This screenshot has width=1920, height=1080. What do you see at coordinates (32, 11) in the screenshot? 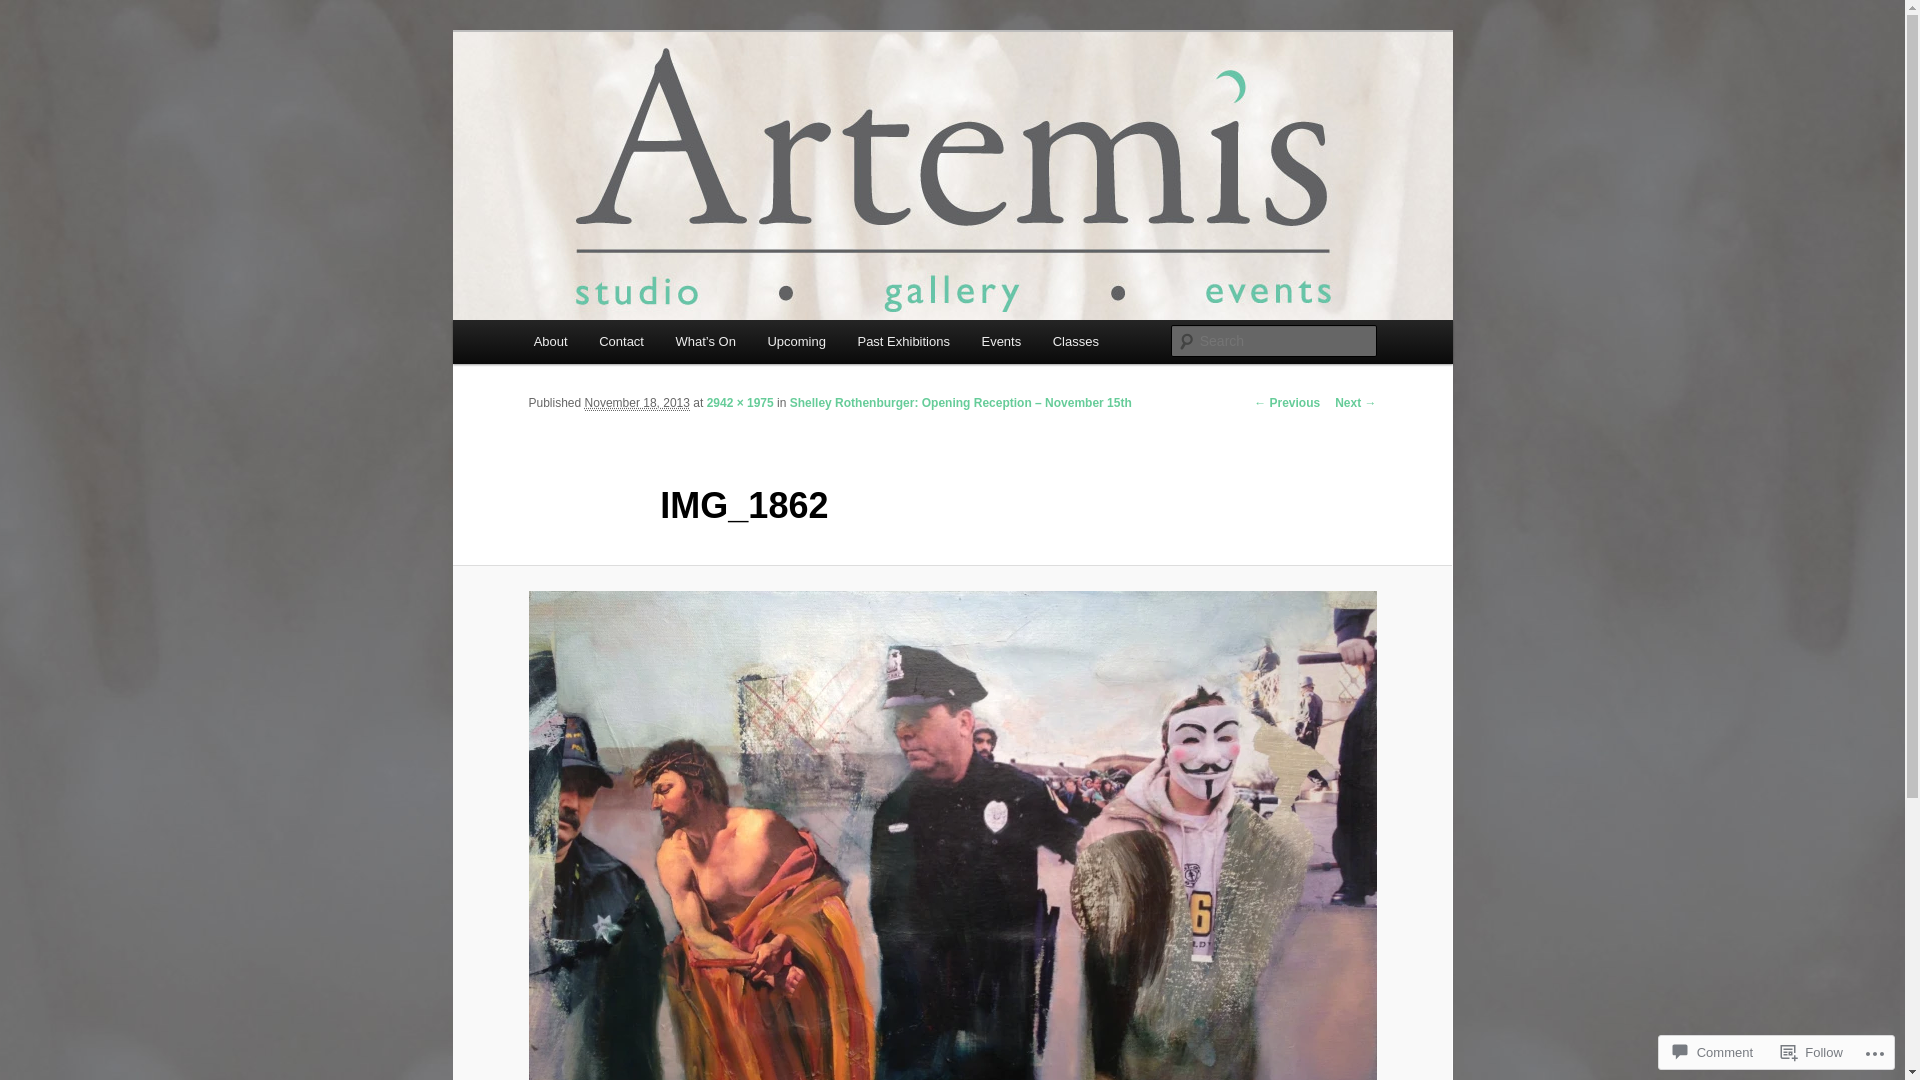
I see `'Search'` at bounding box center [32, 11].